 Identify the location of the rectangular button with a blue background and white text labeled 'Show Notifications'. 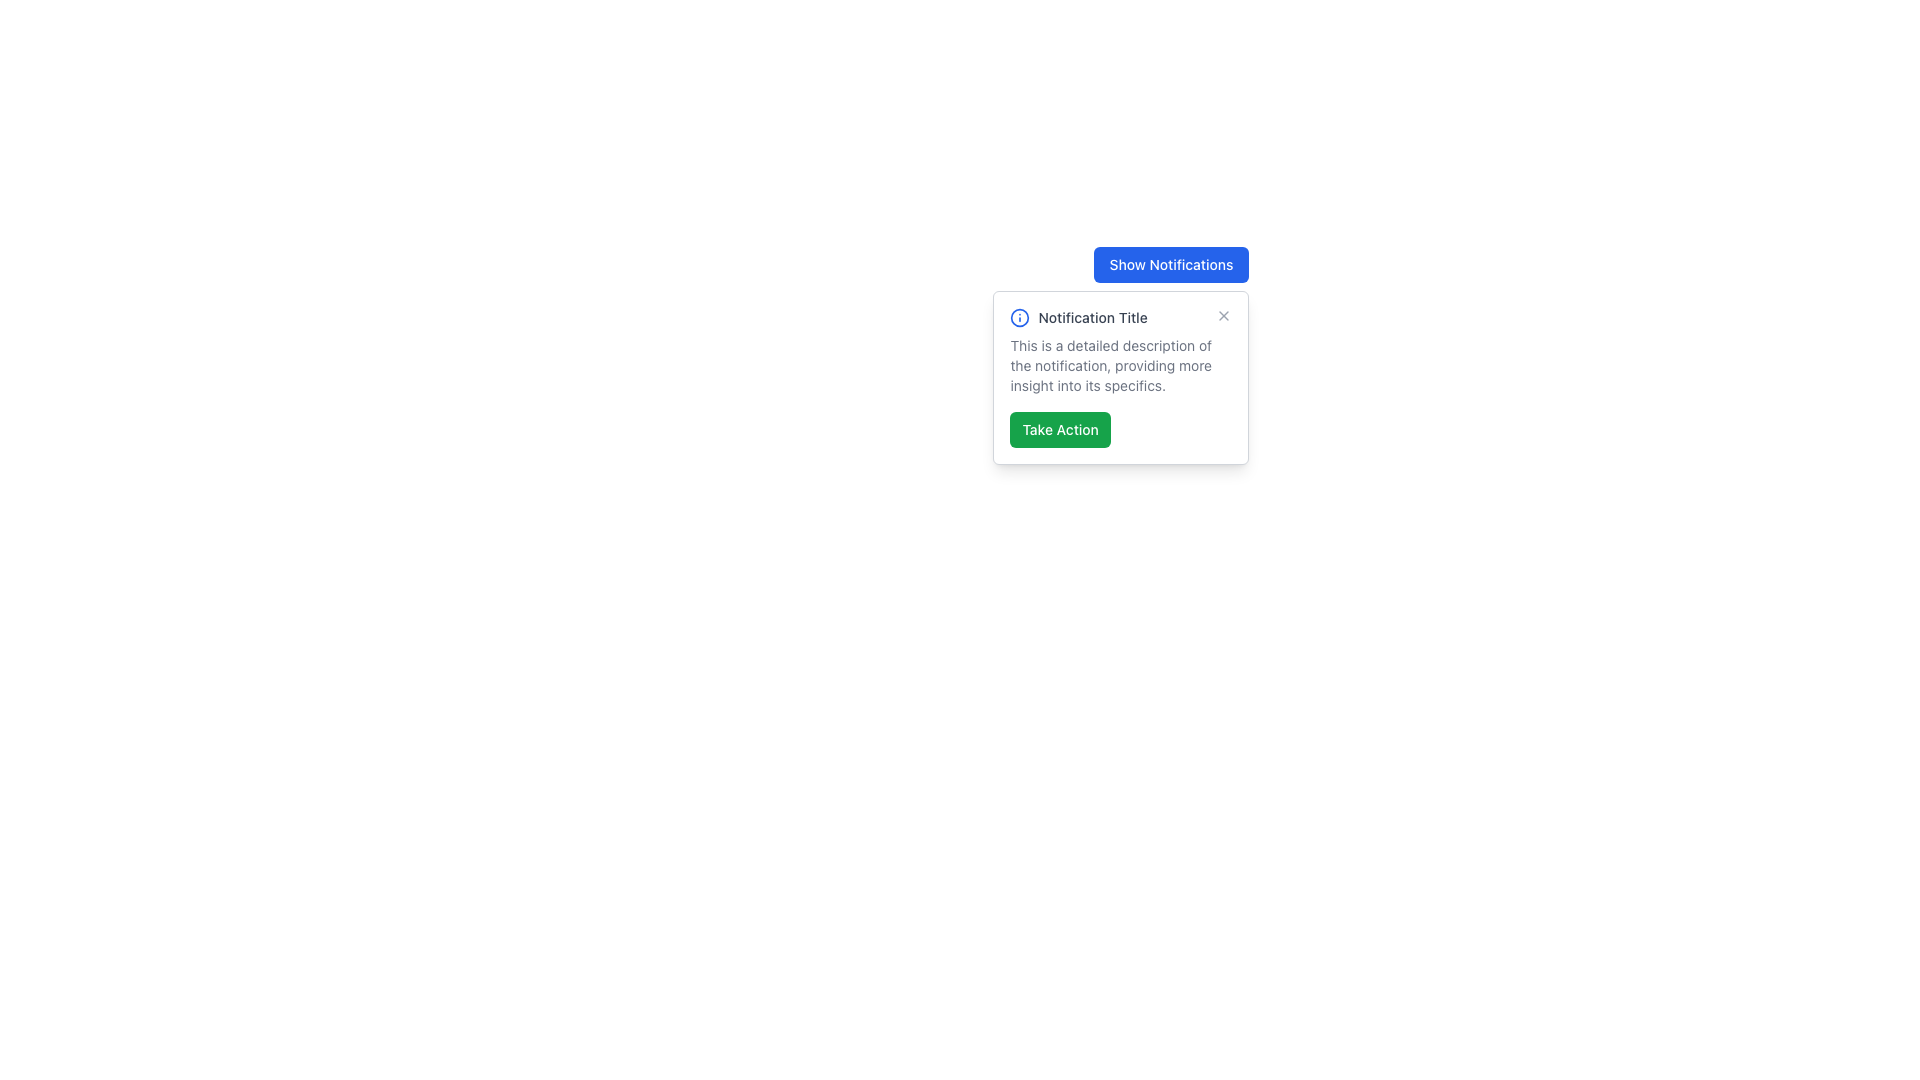
(1171, 264).